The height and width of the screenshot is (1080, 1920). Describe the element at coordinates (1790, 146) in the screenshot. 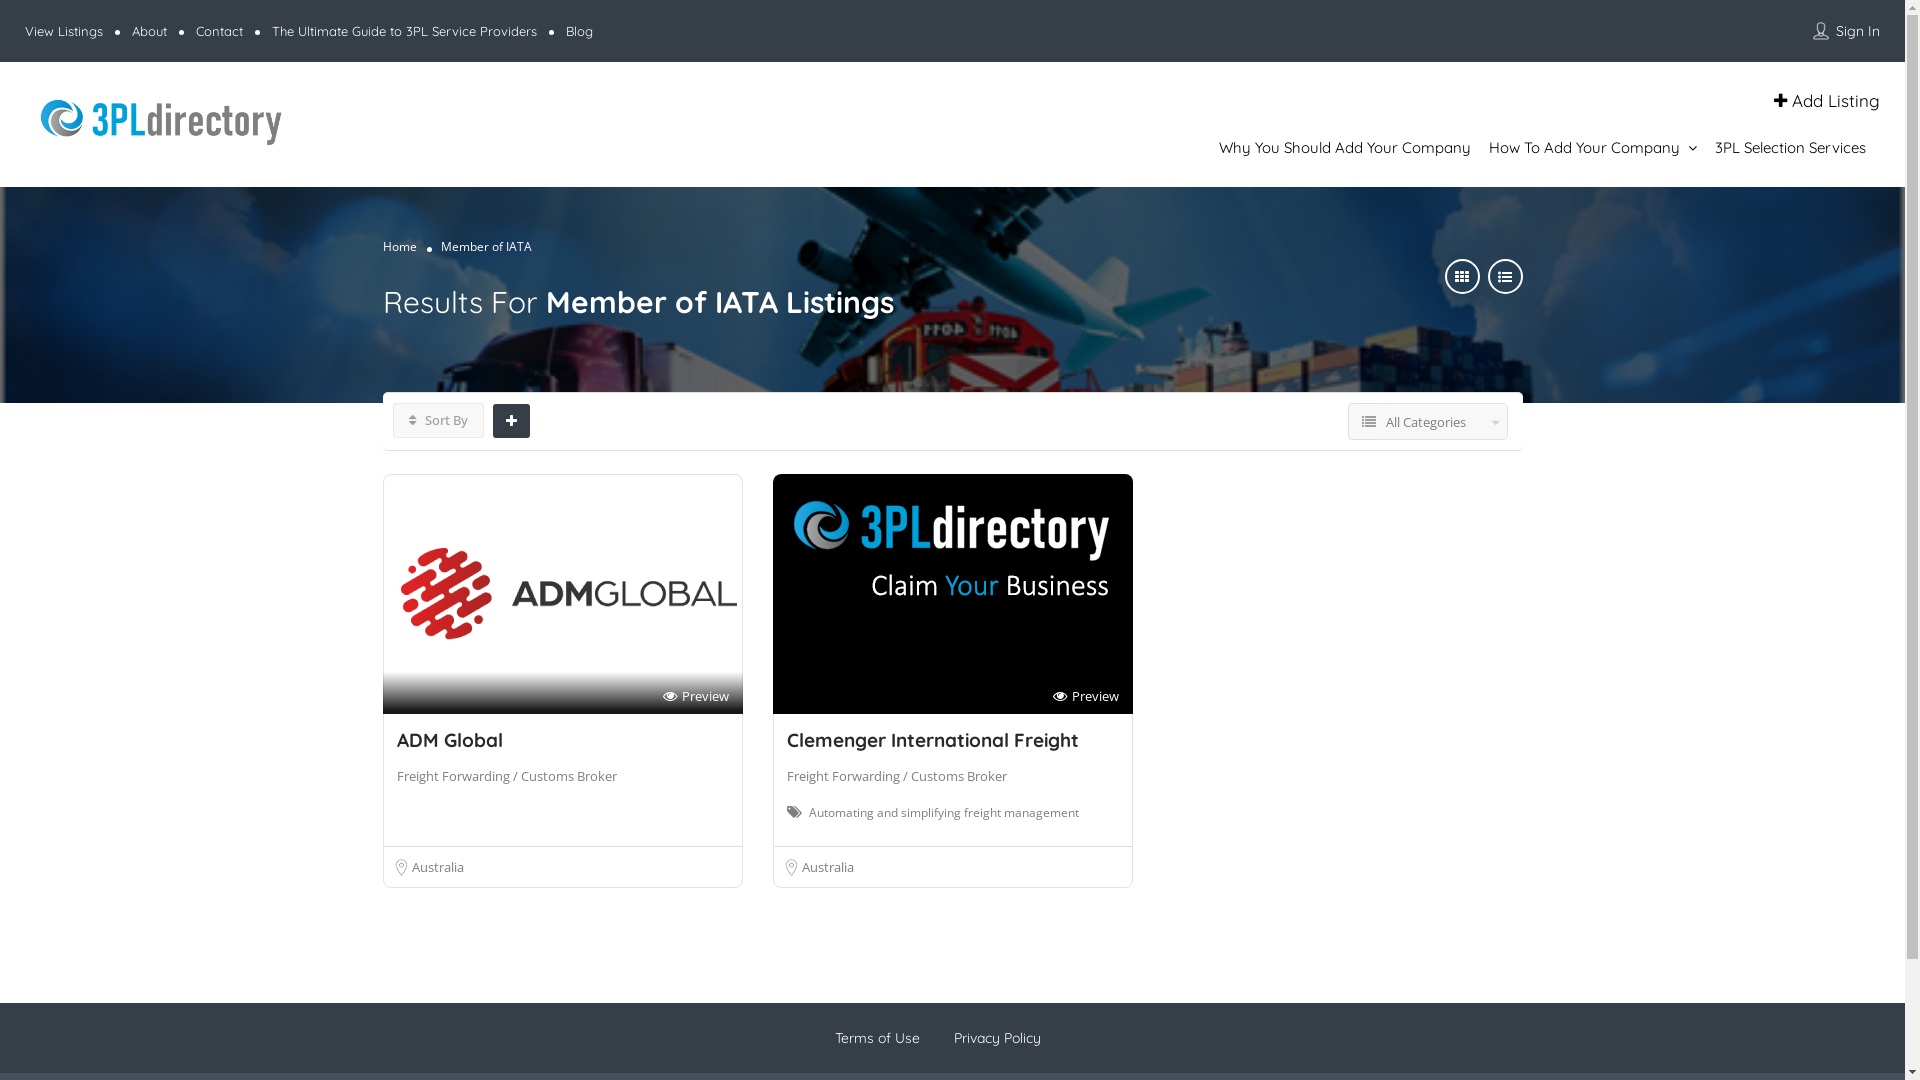

I see `'3PL Selection Services'` at that location.